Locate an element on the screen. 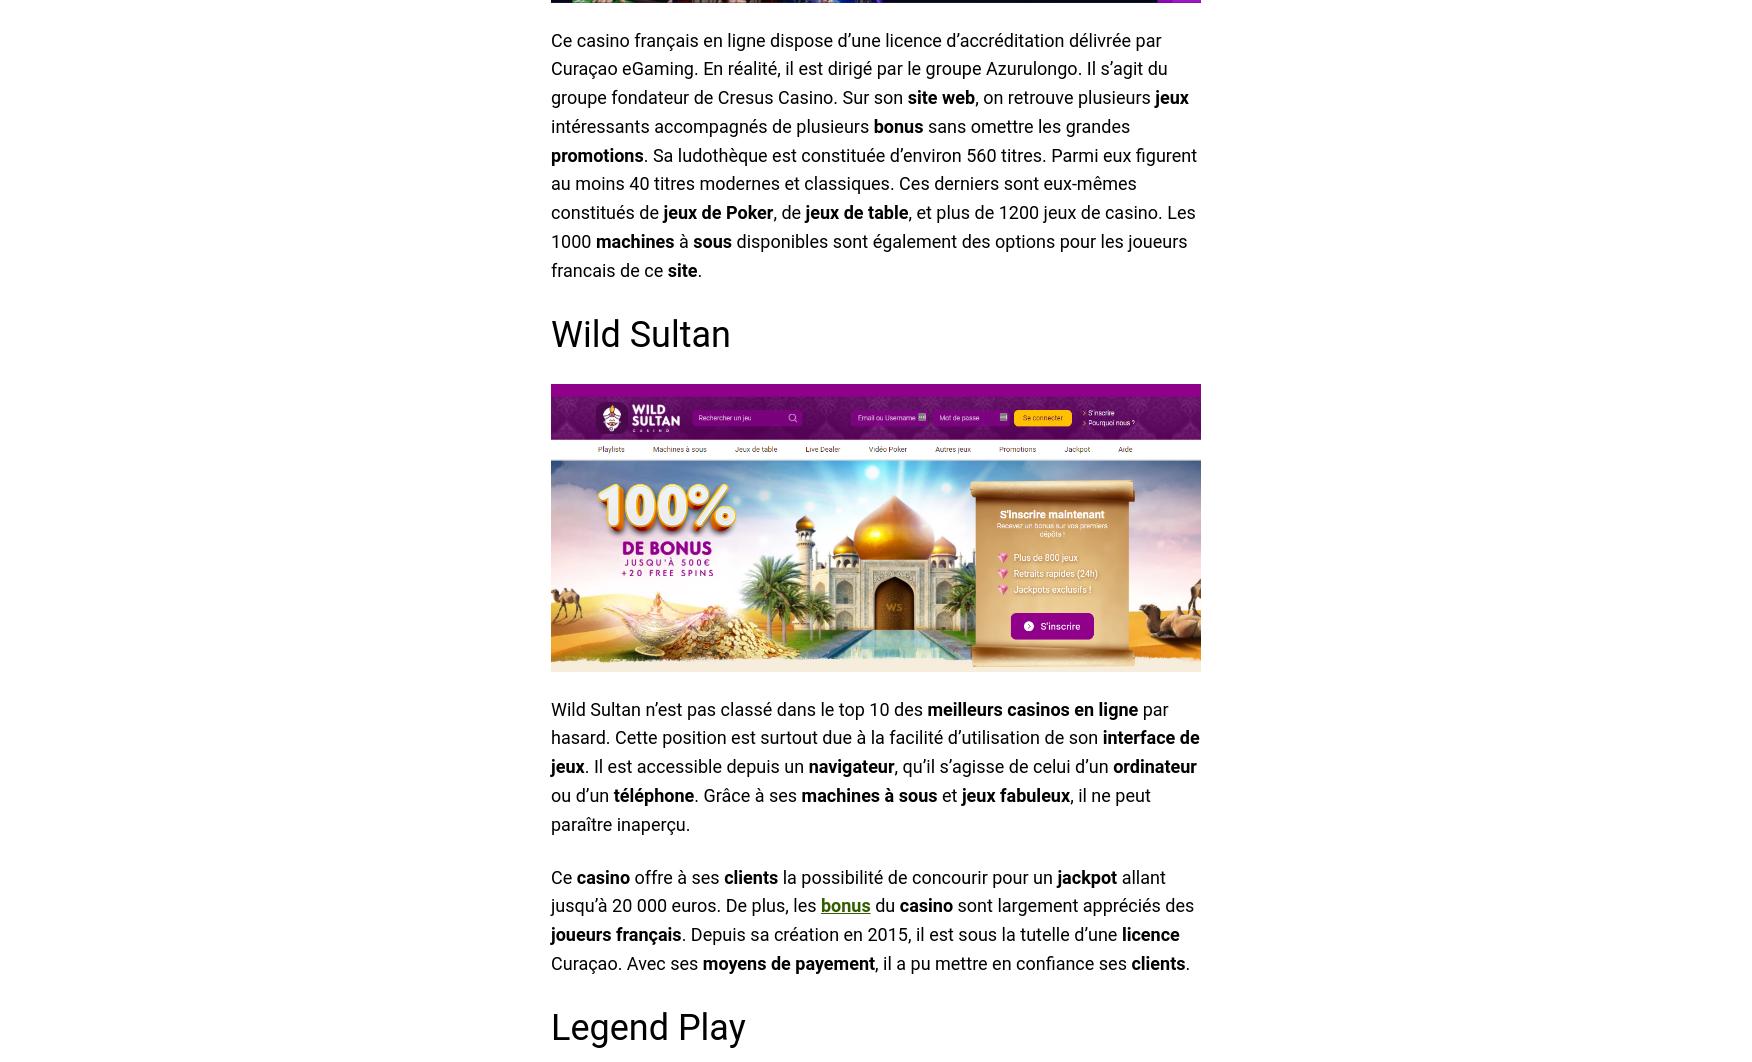 The height and width of the screenshot is (1062, 1752). 'téléphone' is located at coordinates (653, 795).